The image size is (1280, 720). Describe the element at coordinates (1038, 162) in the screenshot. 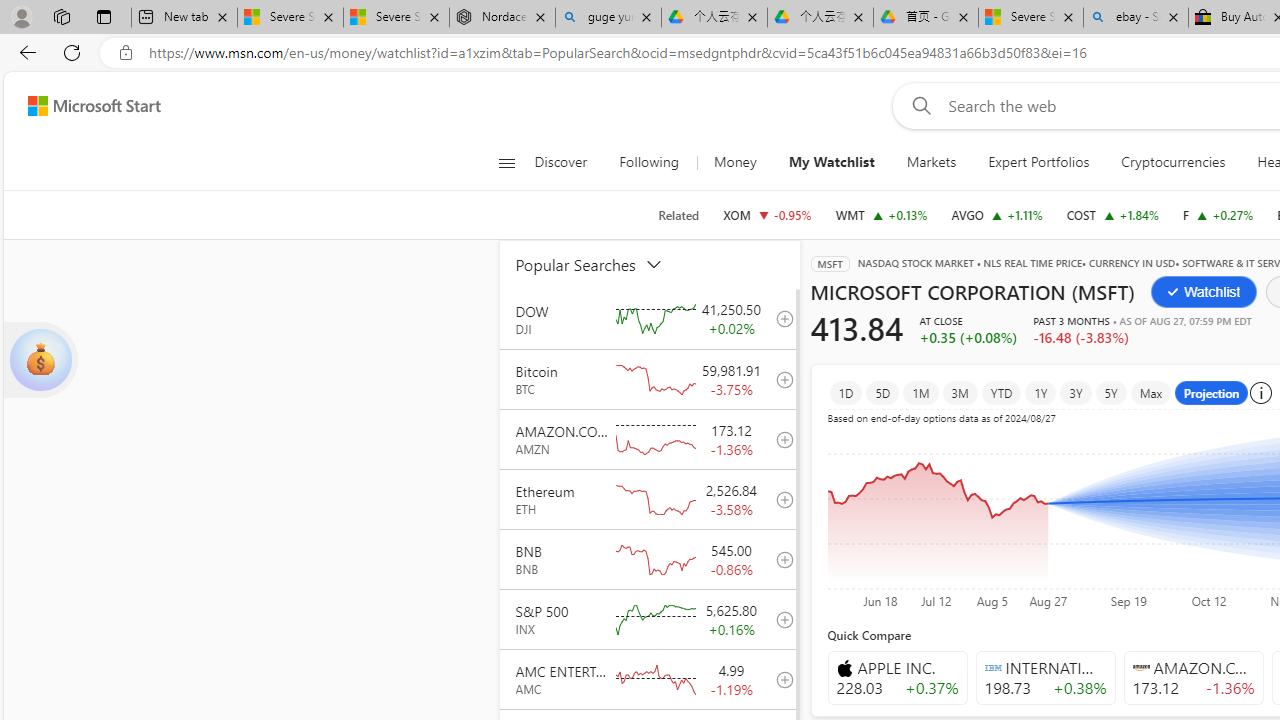

I see `'Expert Portfolios'` at that location.